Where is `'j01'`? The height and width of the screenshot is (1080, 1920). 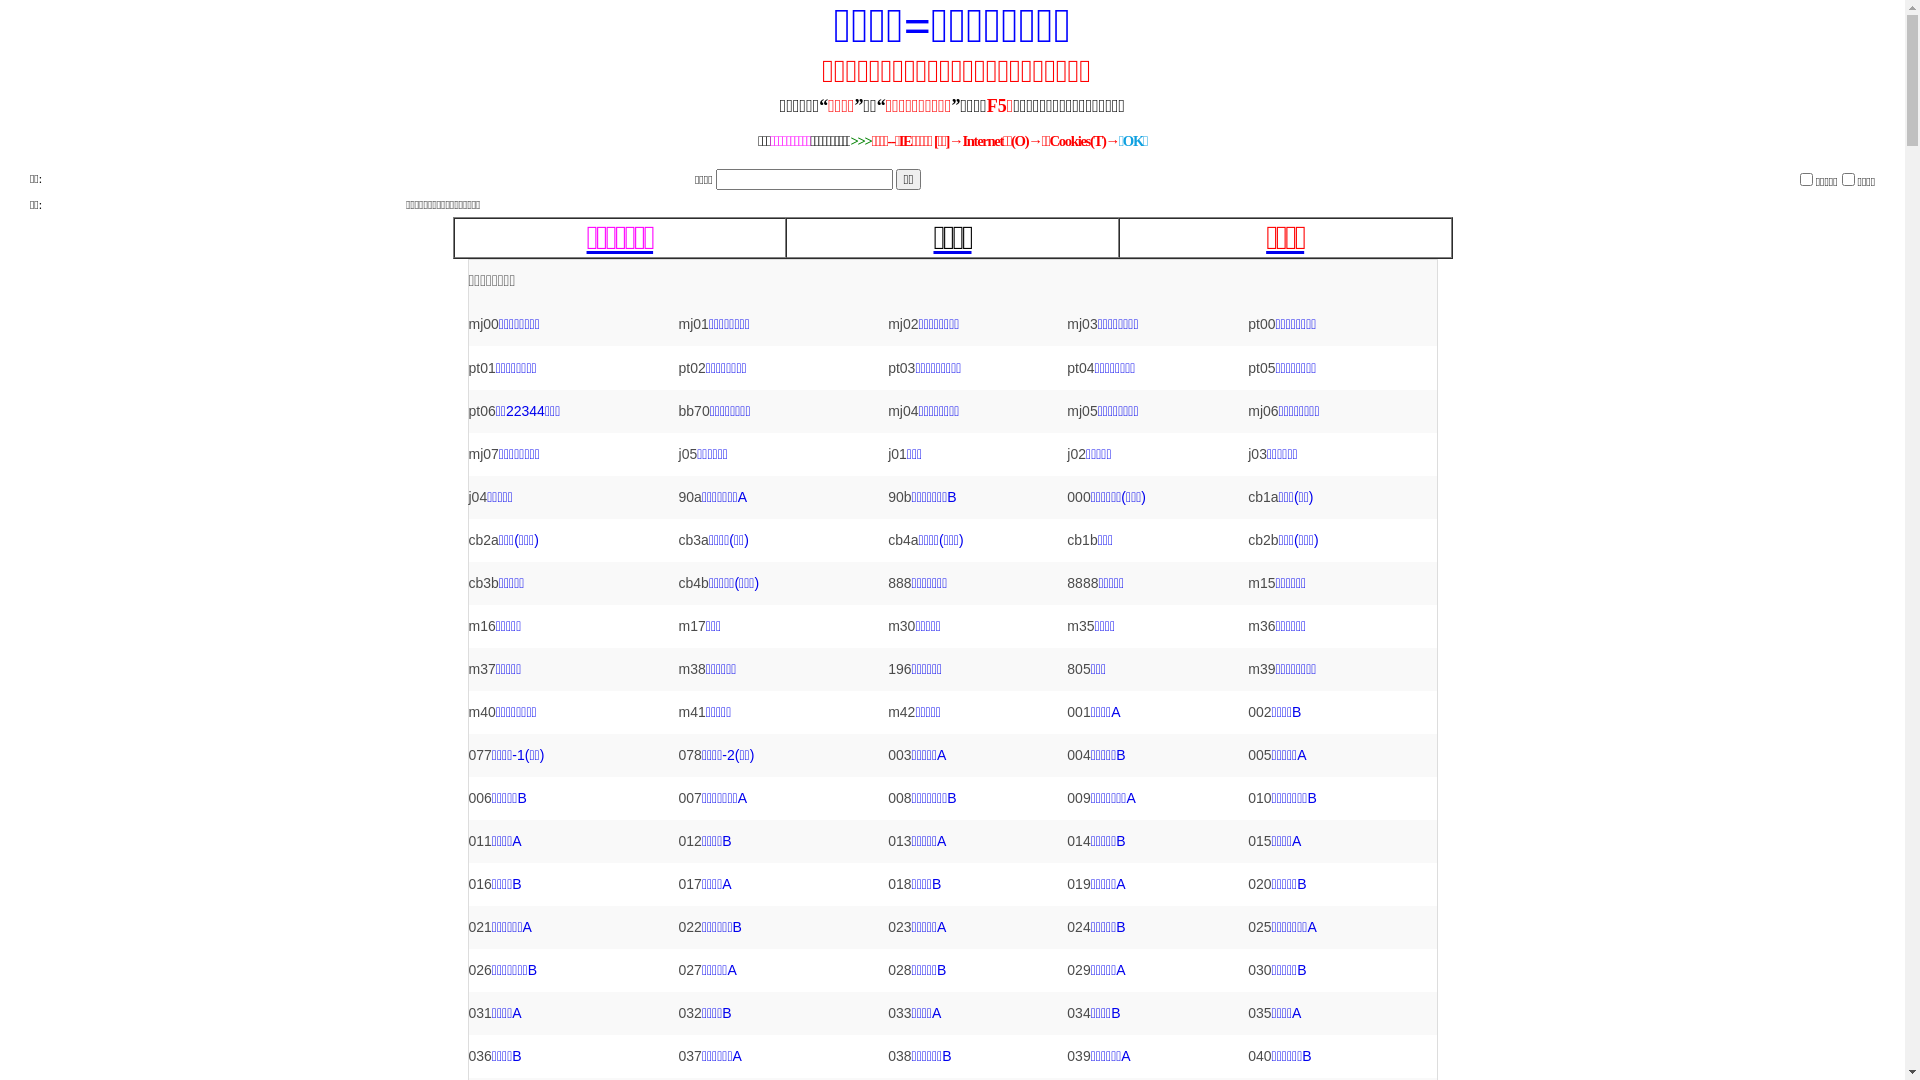 'j01' is located at coordinates (896, 454).